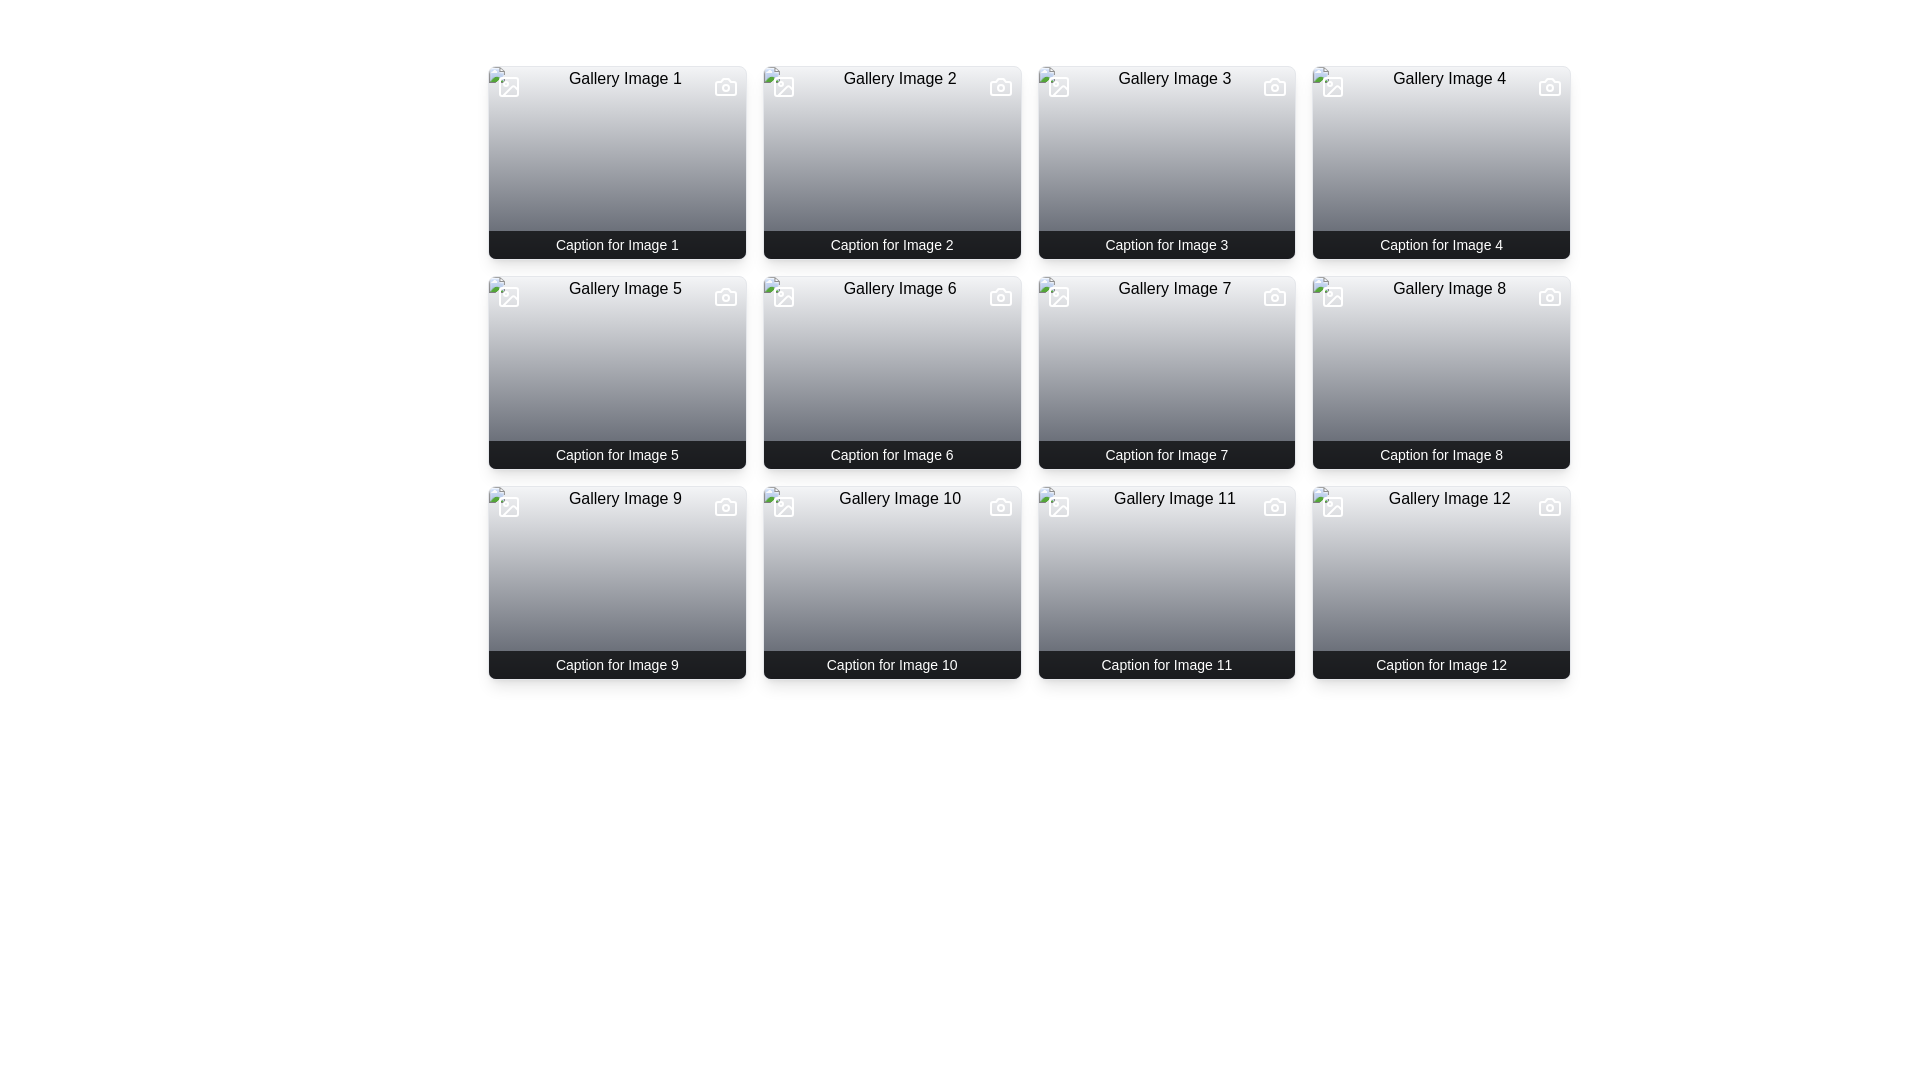 The width and height of the screenshot is (1920, 1080). Describe the element at coordinates (782, 505) in the screenshot. I see `the icon indicating that the card contains an image representation within the card for 'Gallery Image 10', located at the top-left corner near the caption 'Caption for Image 10'` at that location.